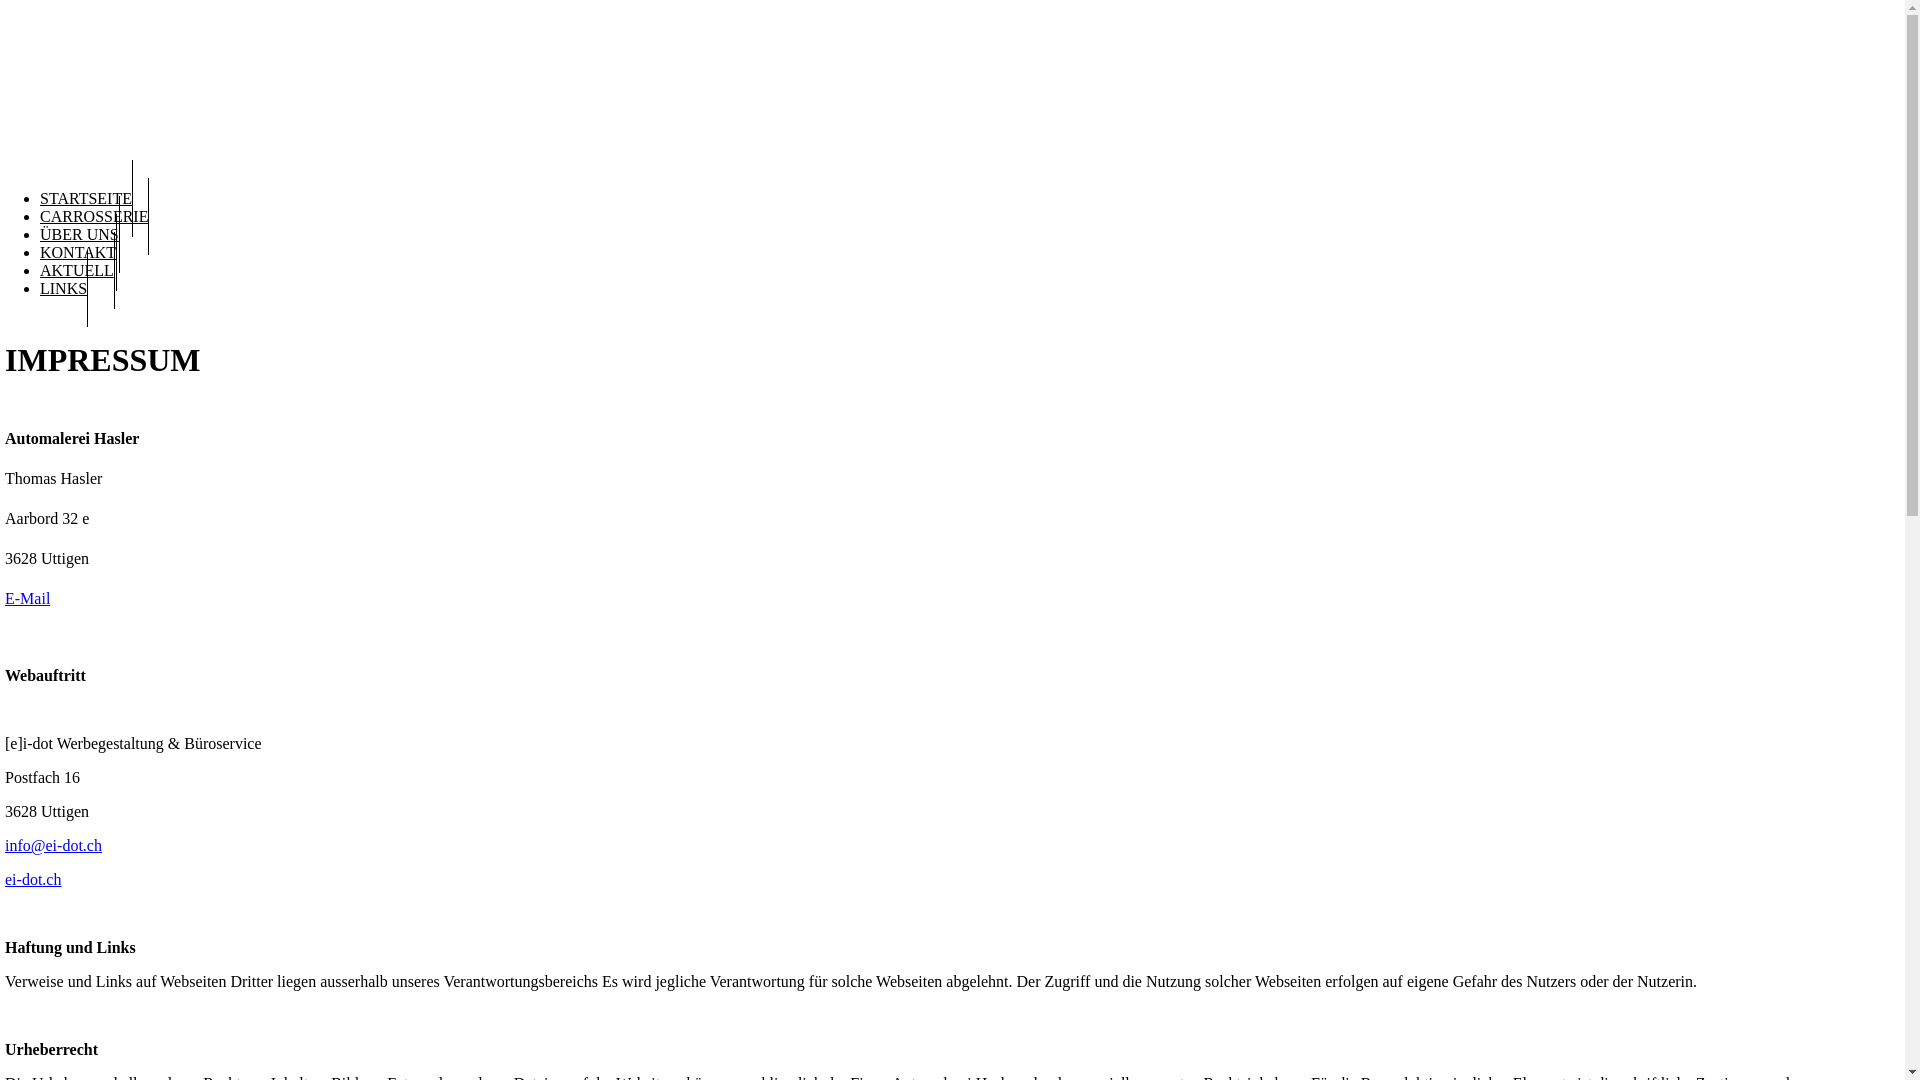  Describe the element at coordinates (63, 288) in the screenshot. I see `'LINKS'` at that location.